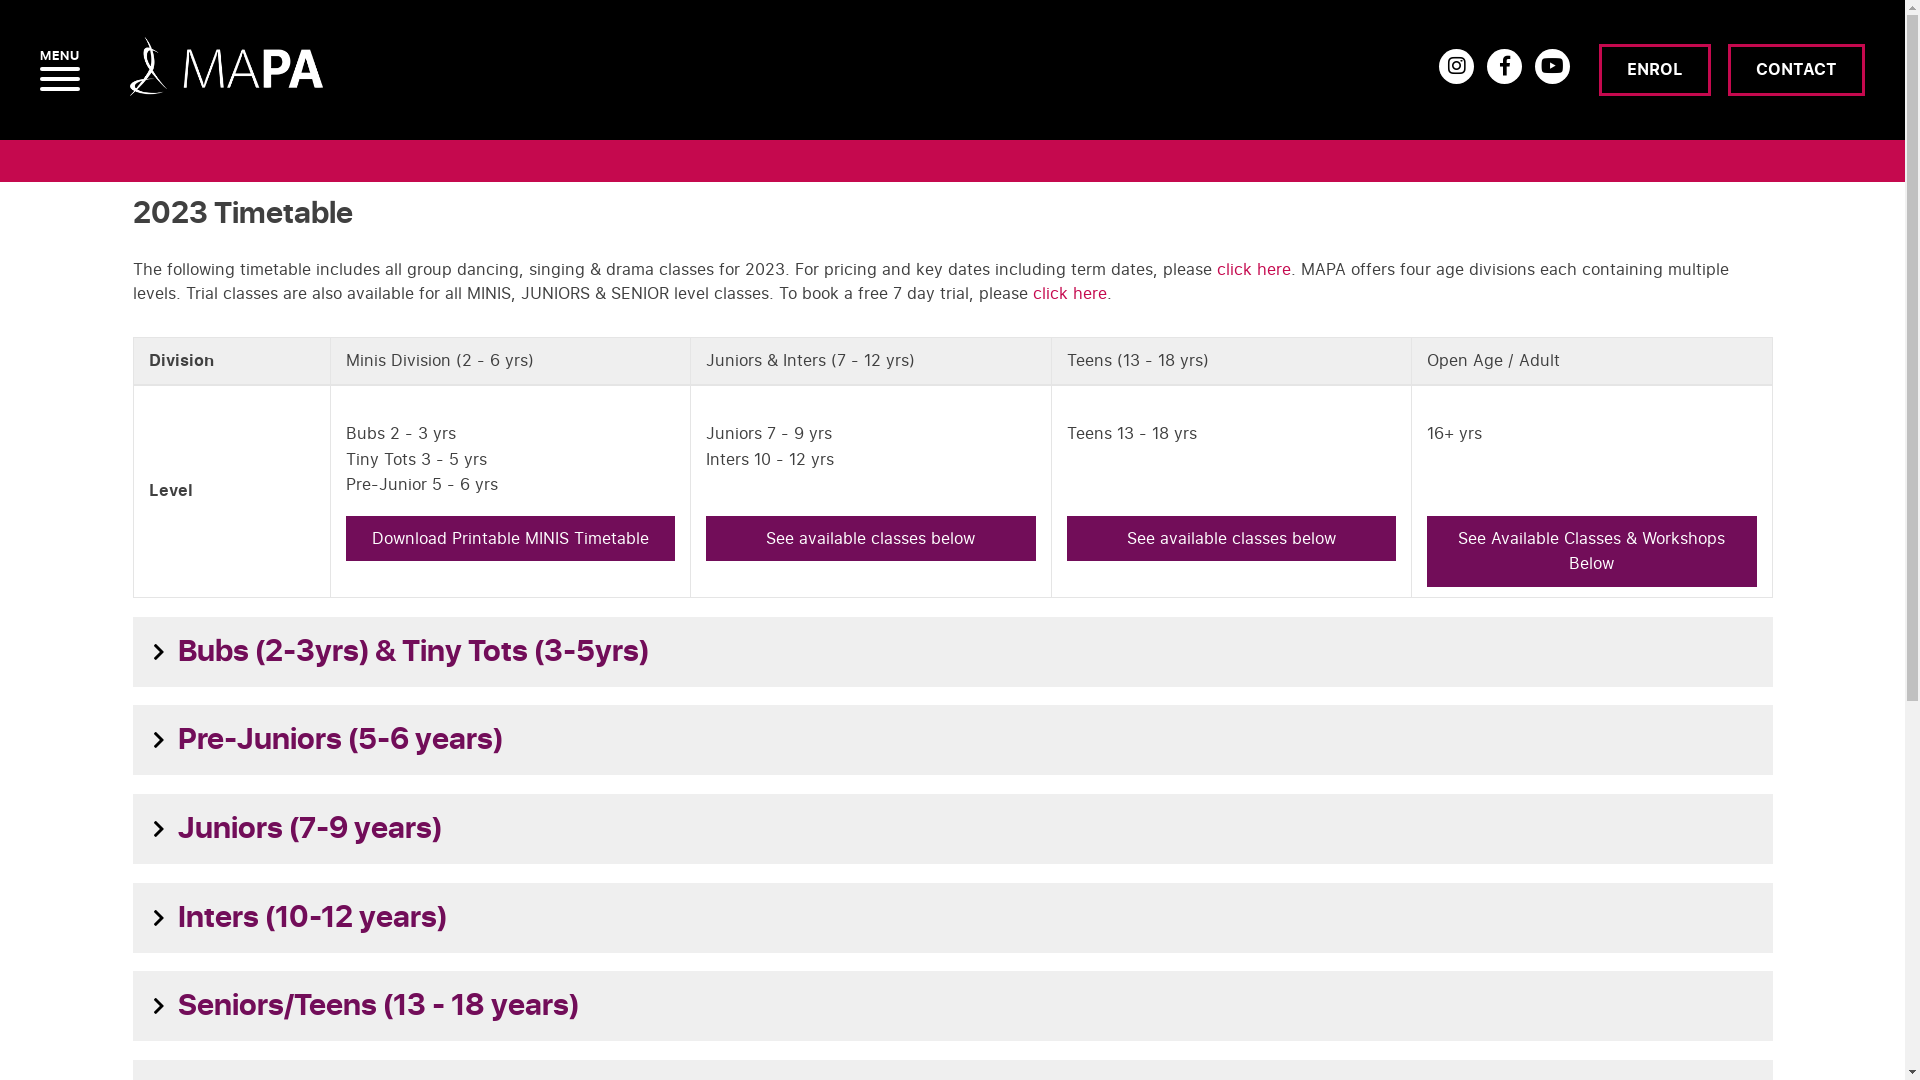  I want to click on 'Subscribe to us on Youtube', so click(1534, 65).